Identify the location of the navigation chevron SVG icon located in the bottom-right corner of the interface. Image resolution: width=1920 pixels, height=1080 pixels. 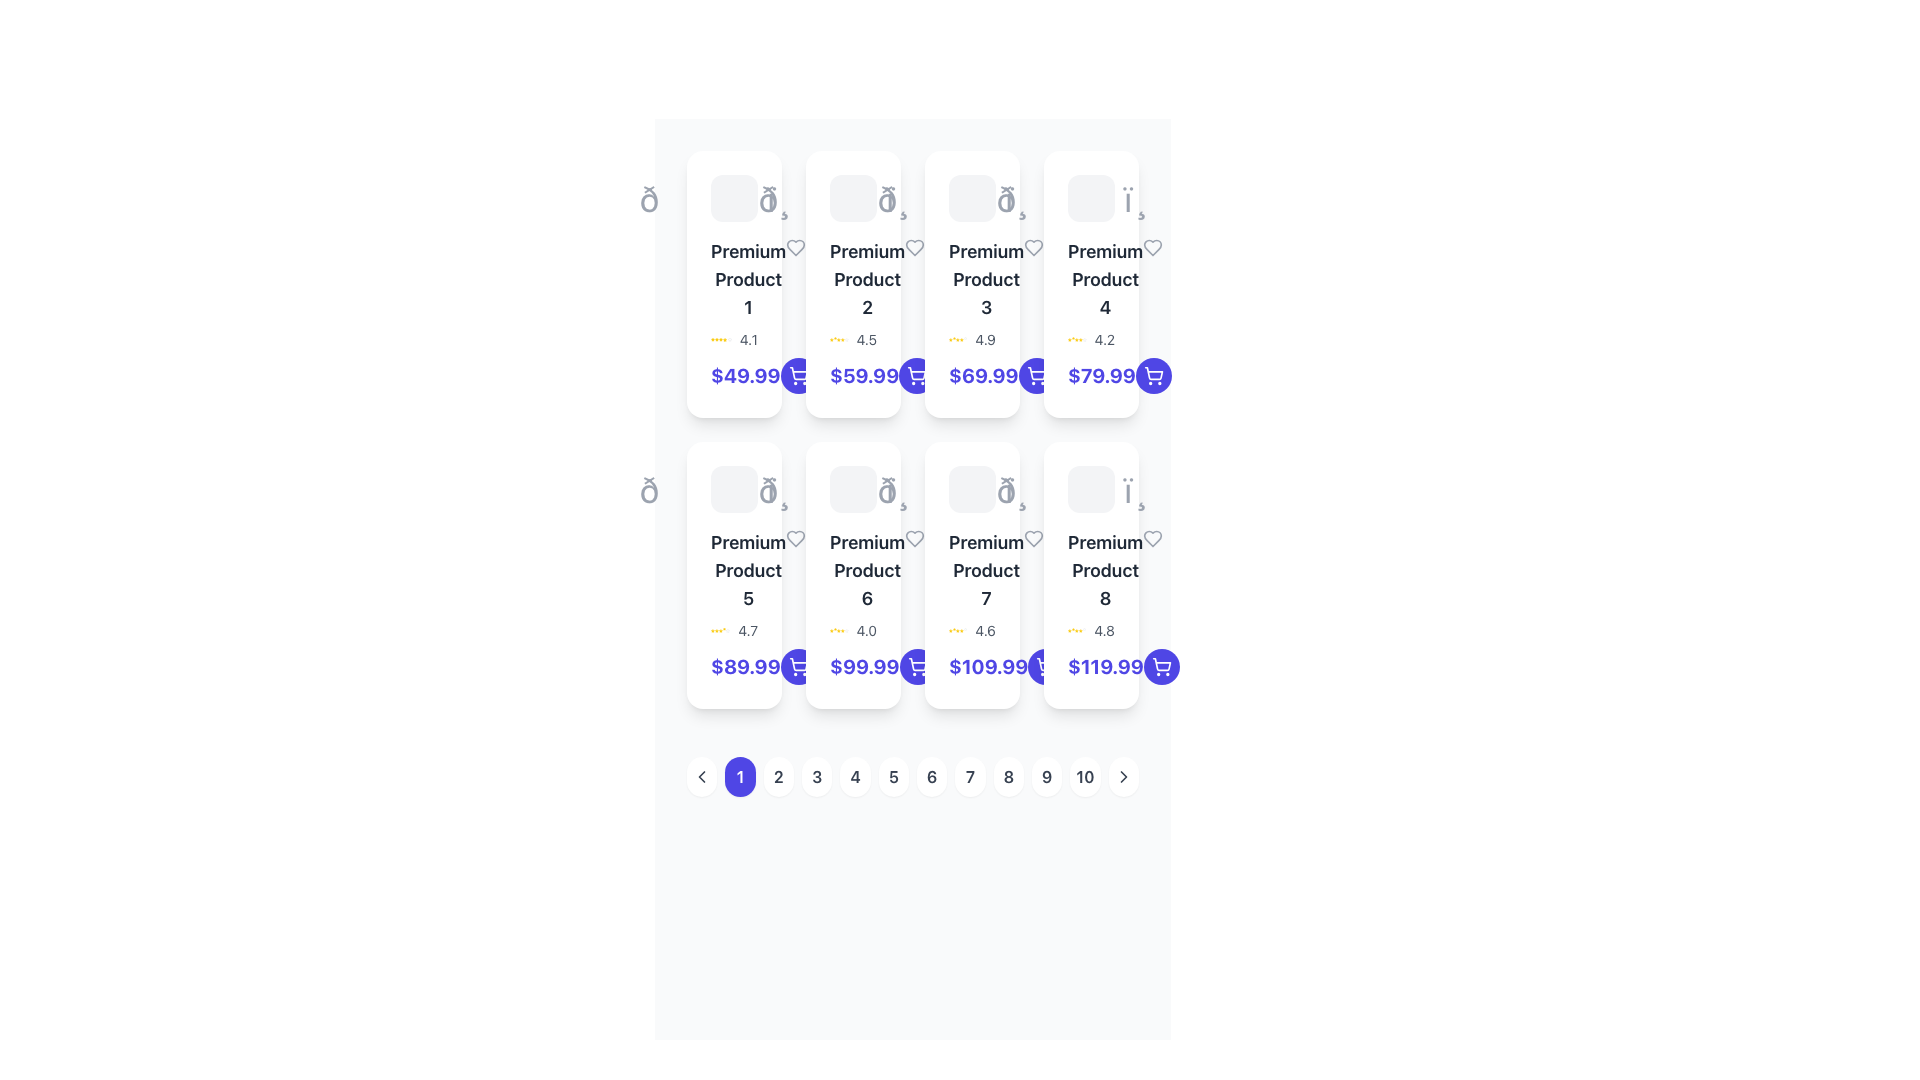
(1123, 775).